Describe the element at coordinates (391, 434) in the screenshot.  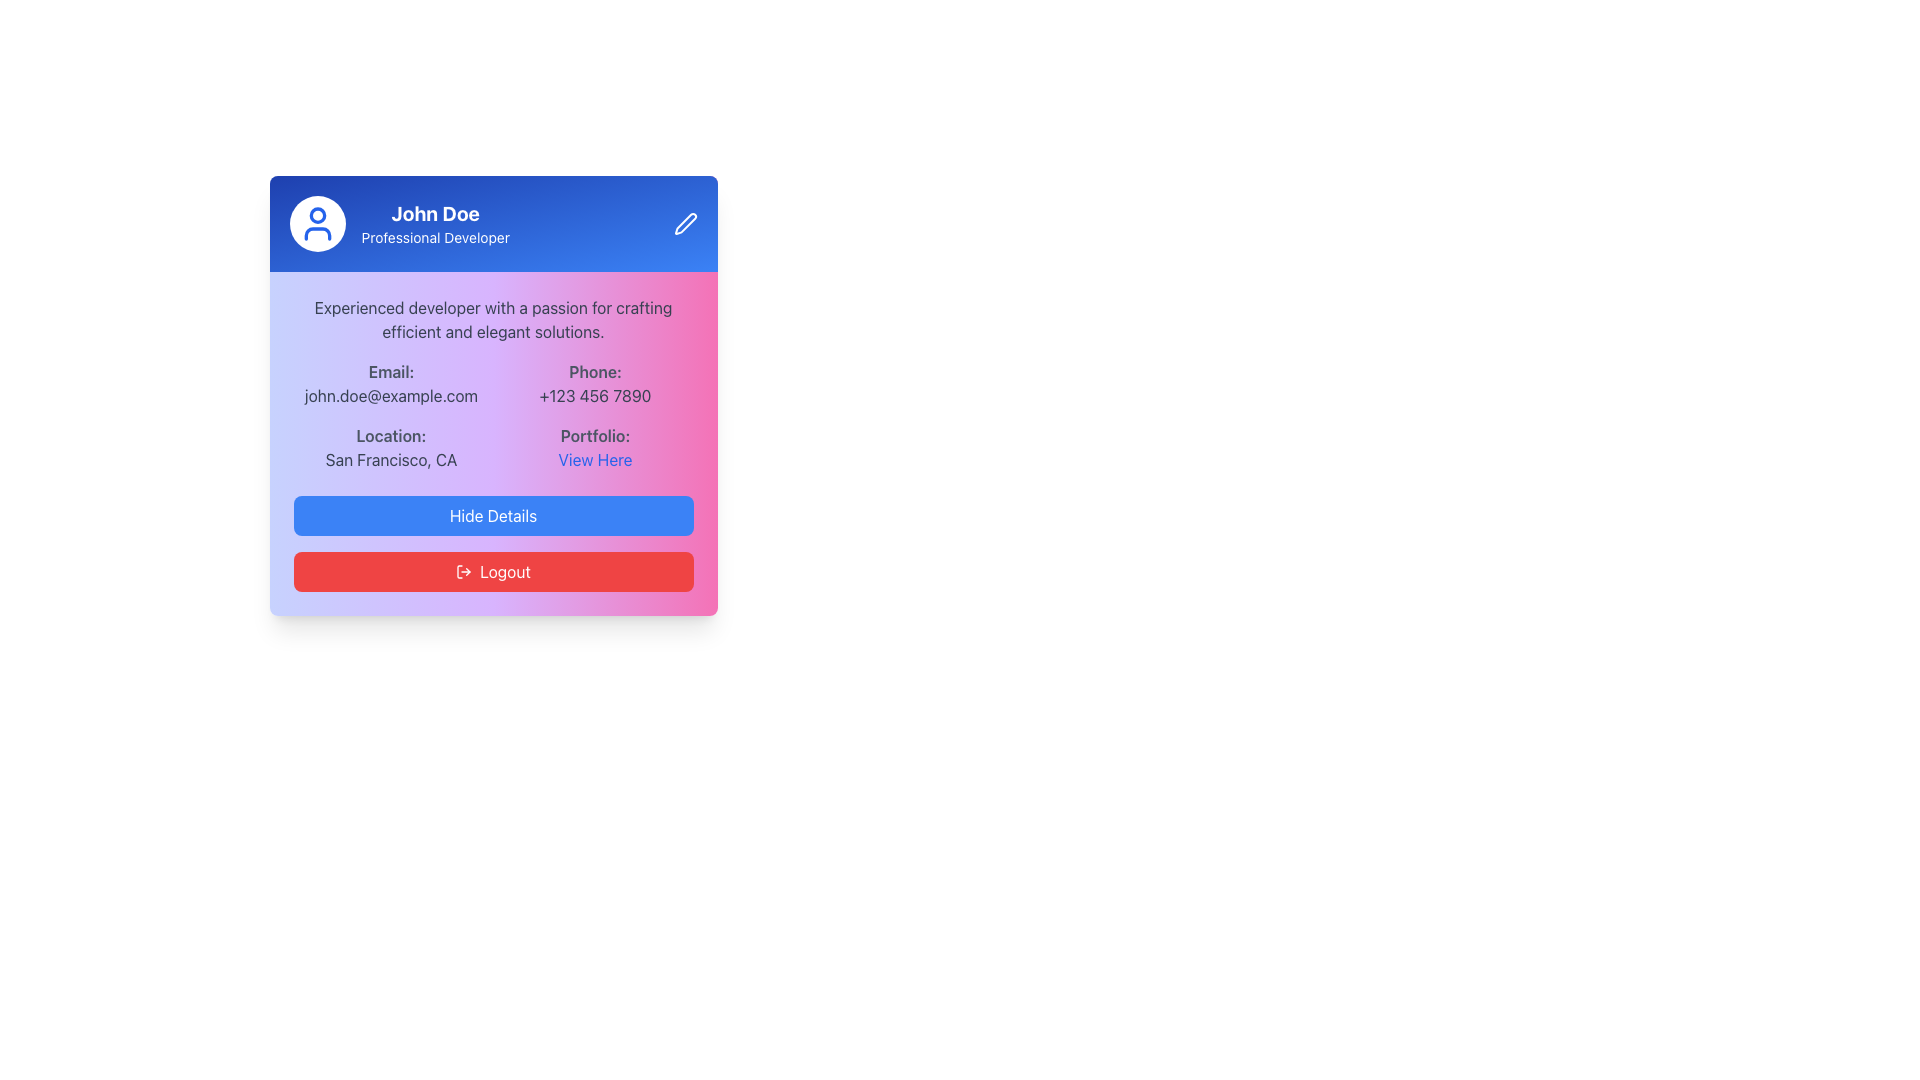
I see `the bolded text label displaying 'Location:' in gray color, located in the main information card UI above the text 'San Francisco, CA.'` at that location.